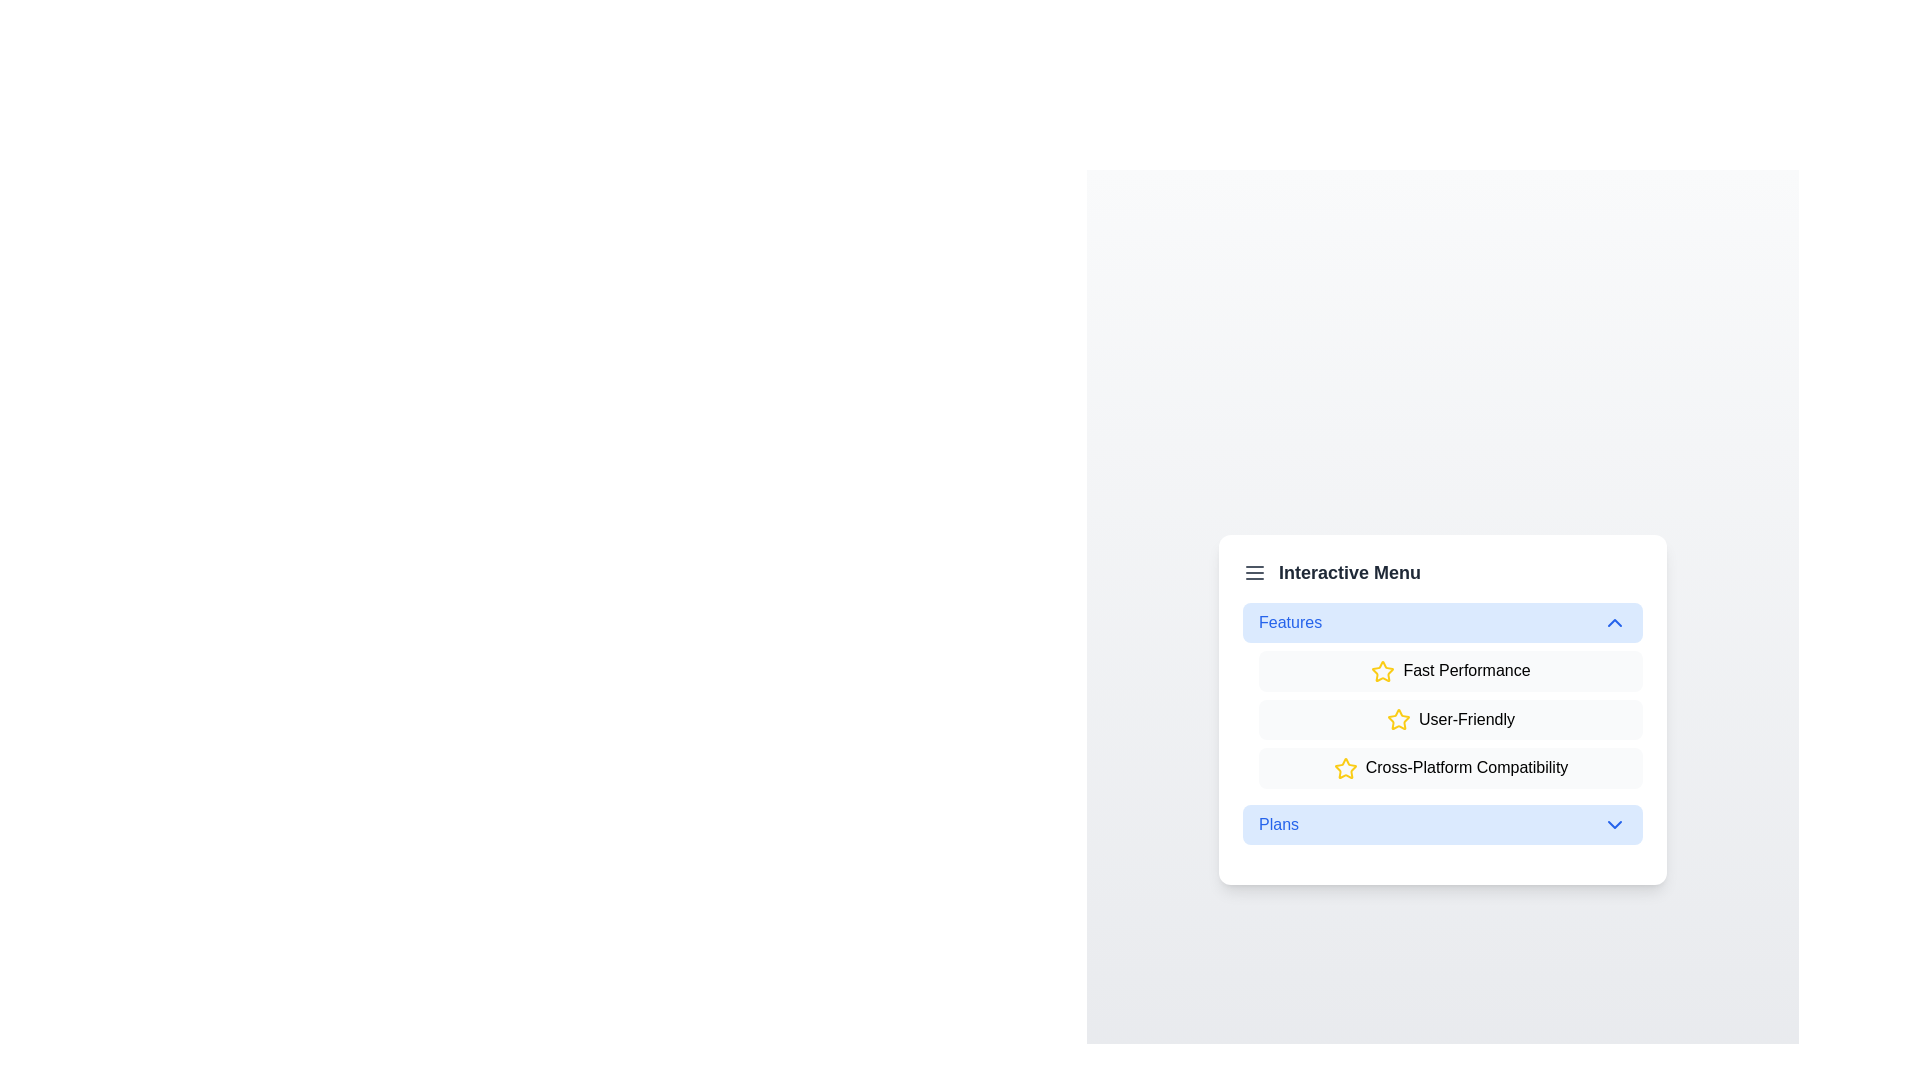 The height and width of the screenshot is (1080, 1920). I want to click on the menu icon to interact with it, so click(1253, 571).